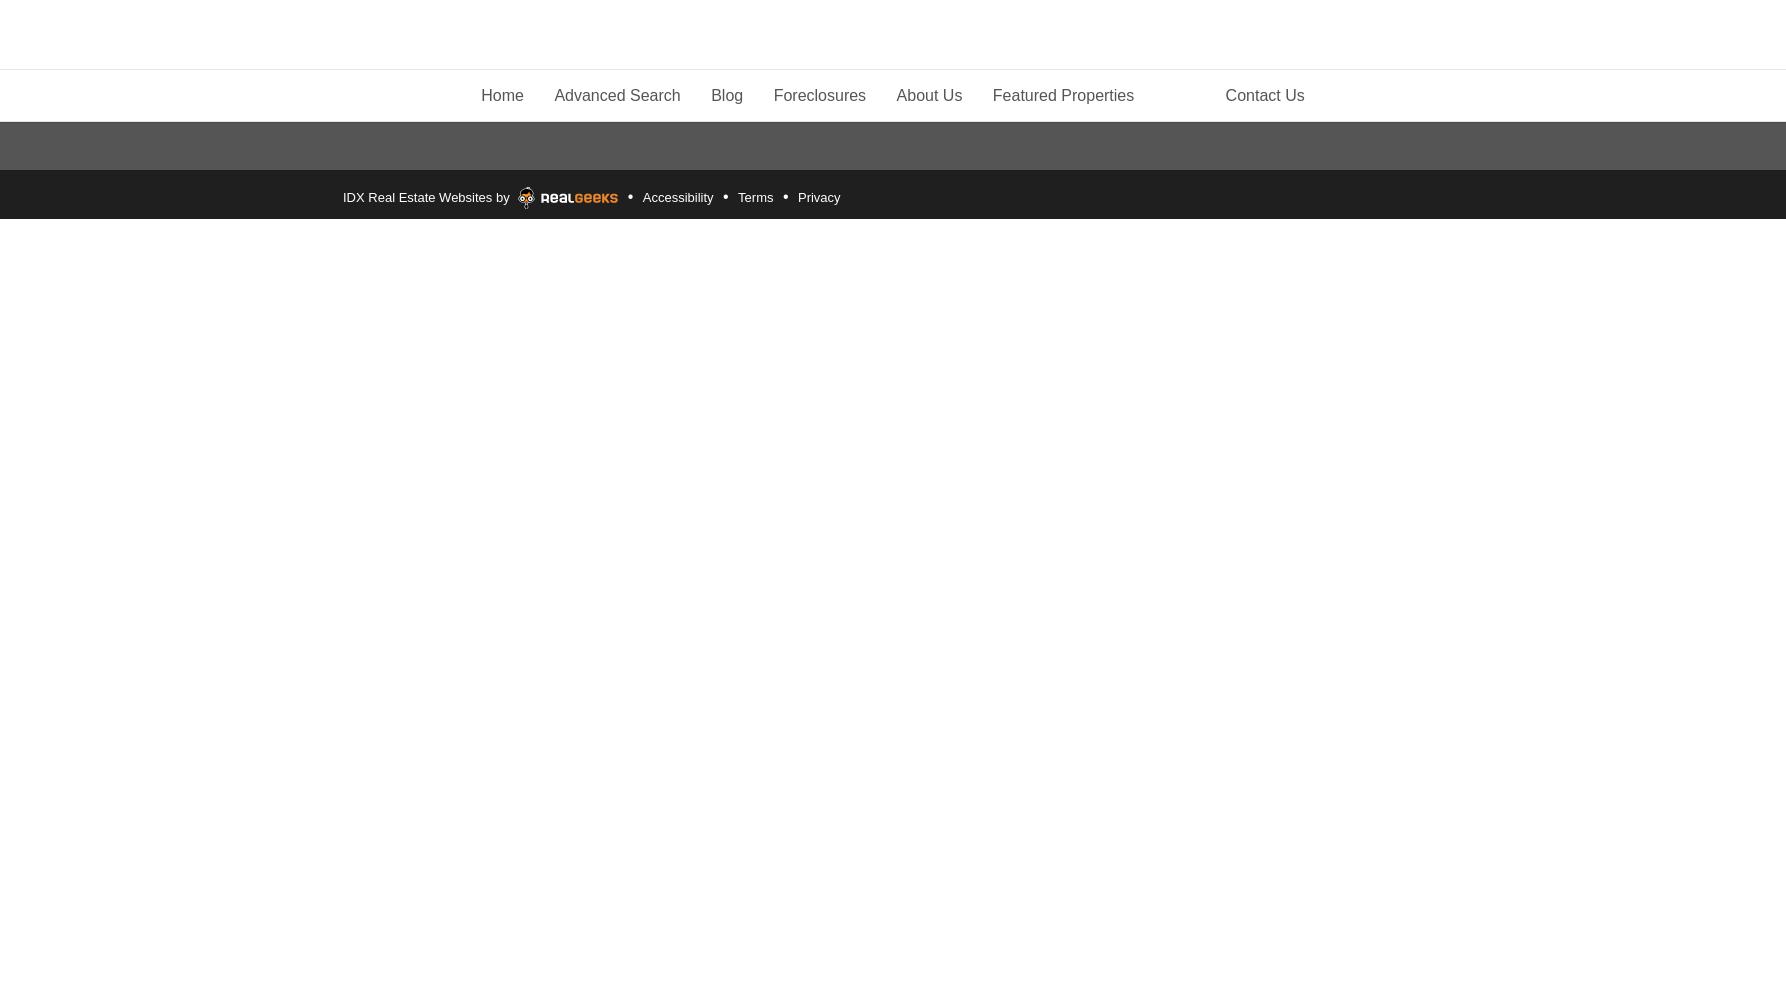 This screenshot has height=1000, width=1786. I want to click on 'Blog', so click(711, 93).